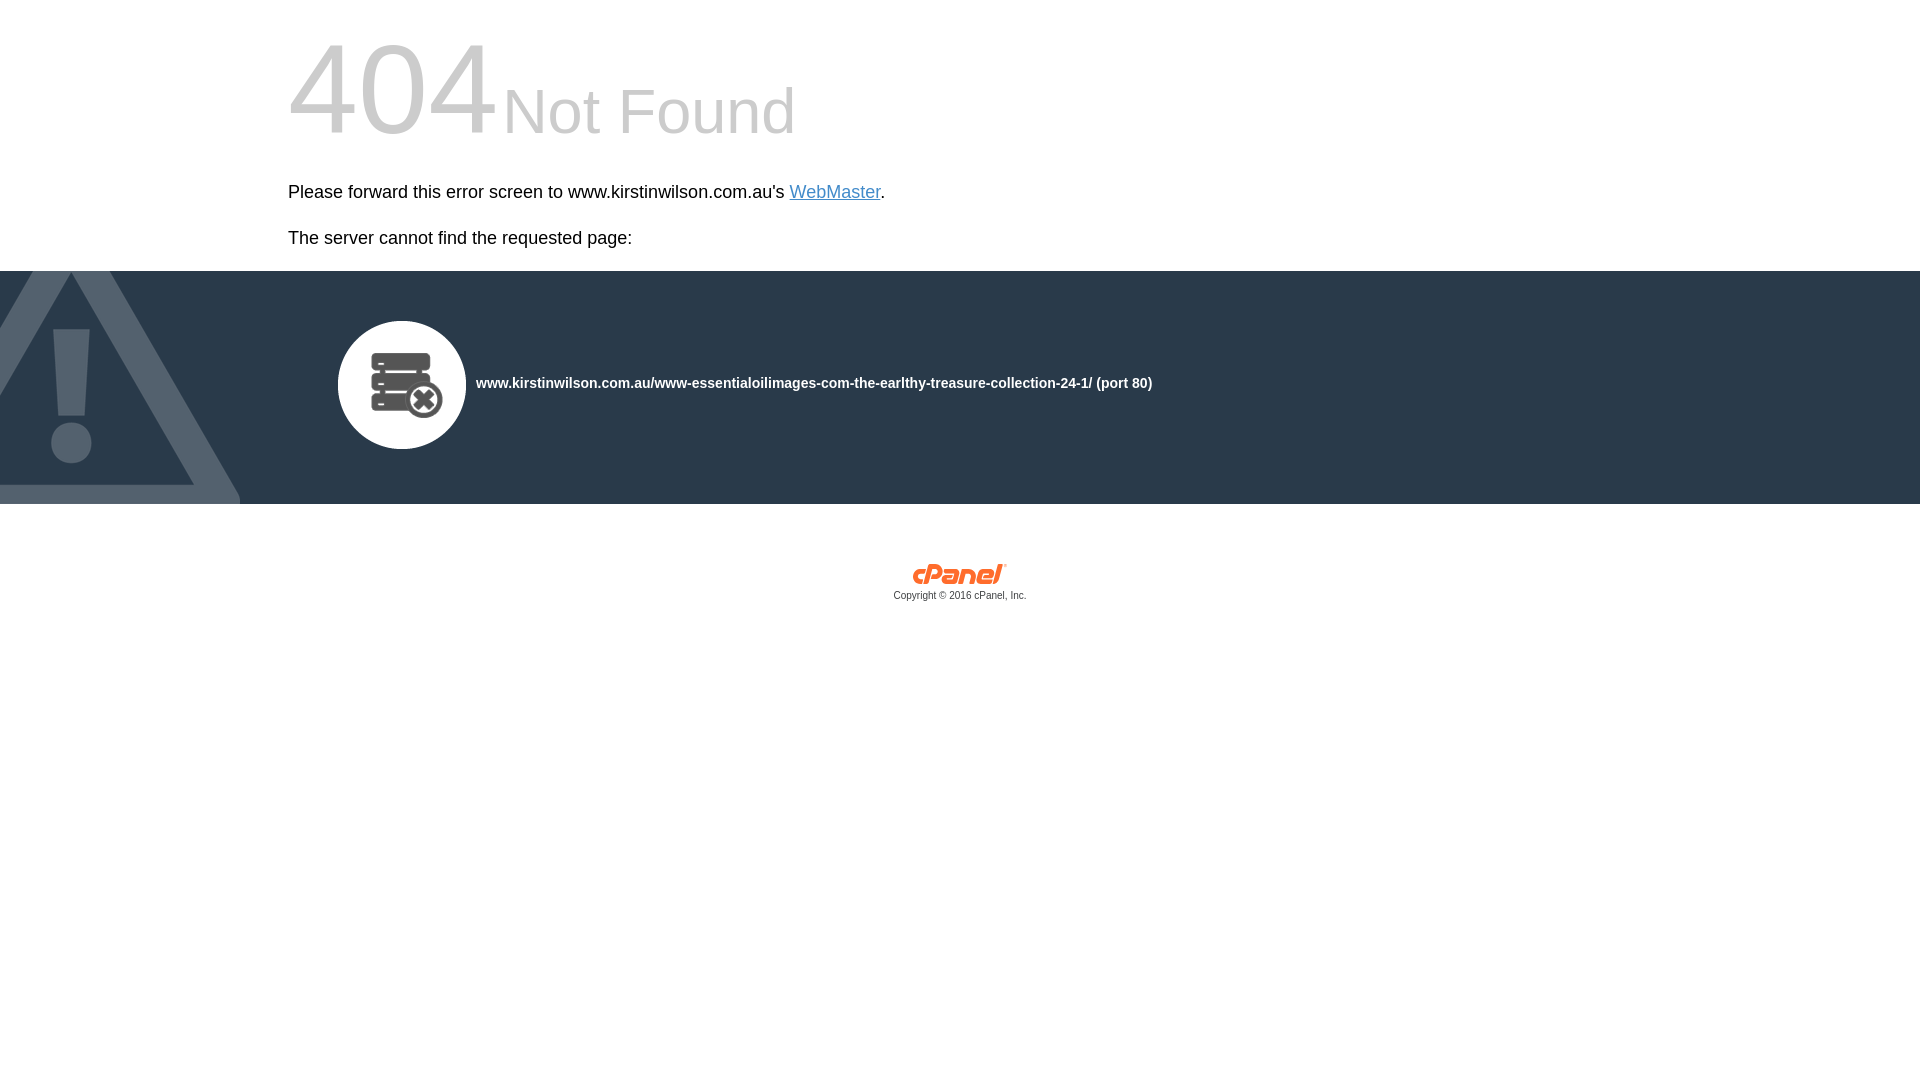  Describe the element at coordinates (835, 192) in the screenshot. I see `'WebMaster'` at that location.